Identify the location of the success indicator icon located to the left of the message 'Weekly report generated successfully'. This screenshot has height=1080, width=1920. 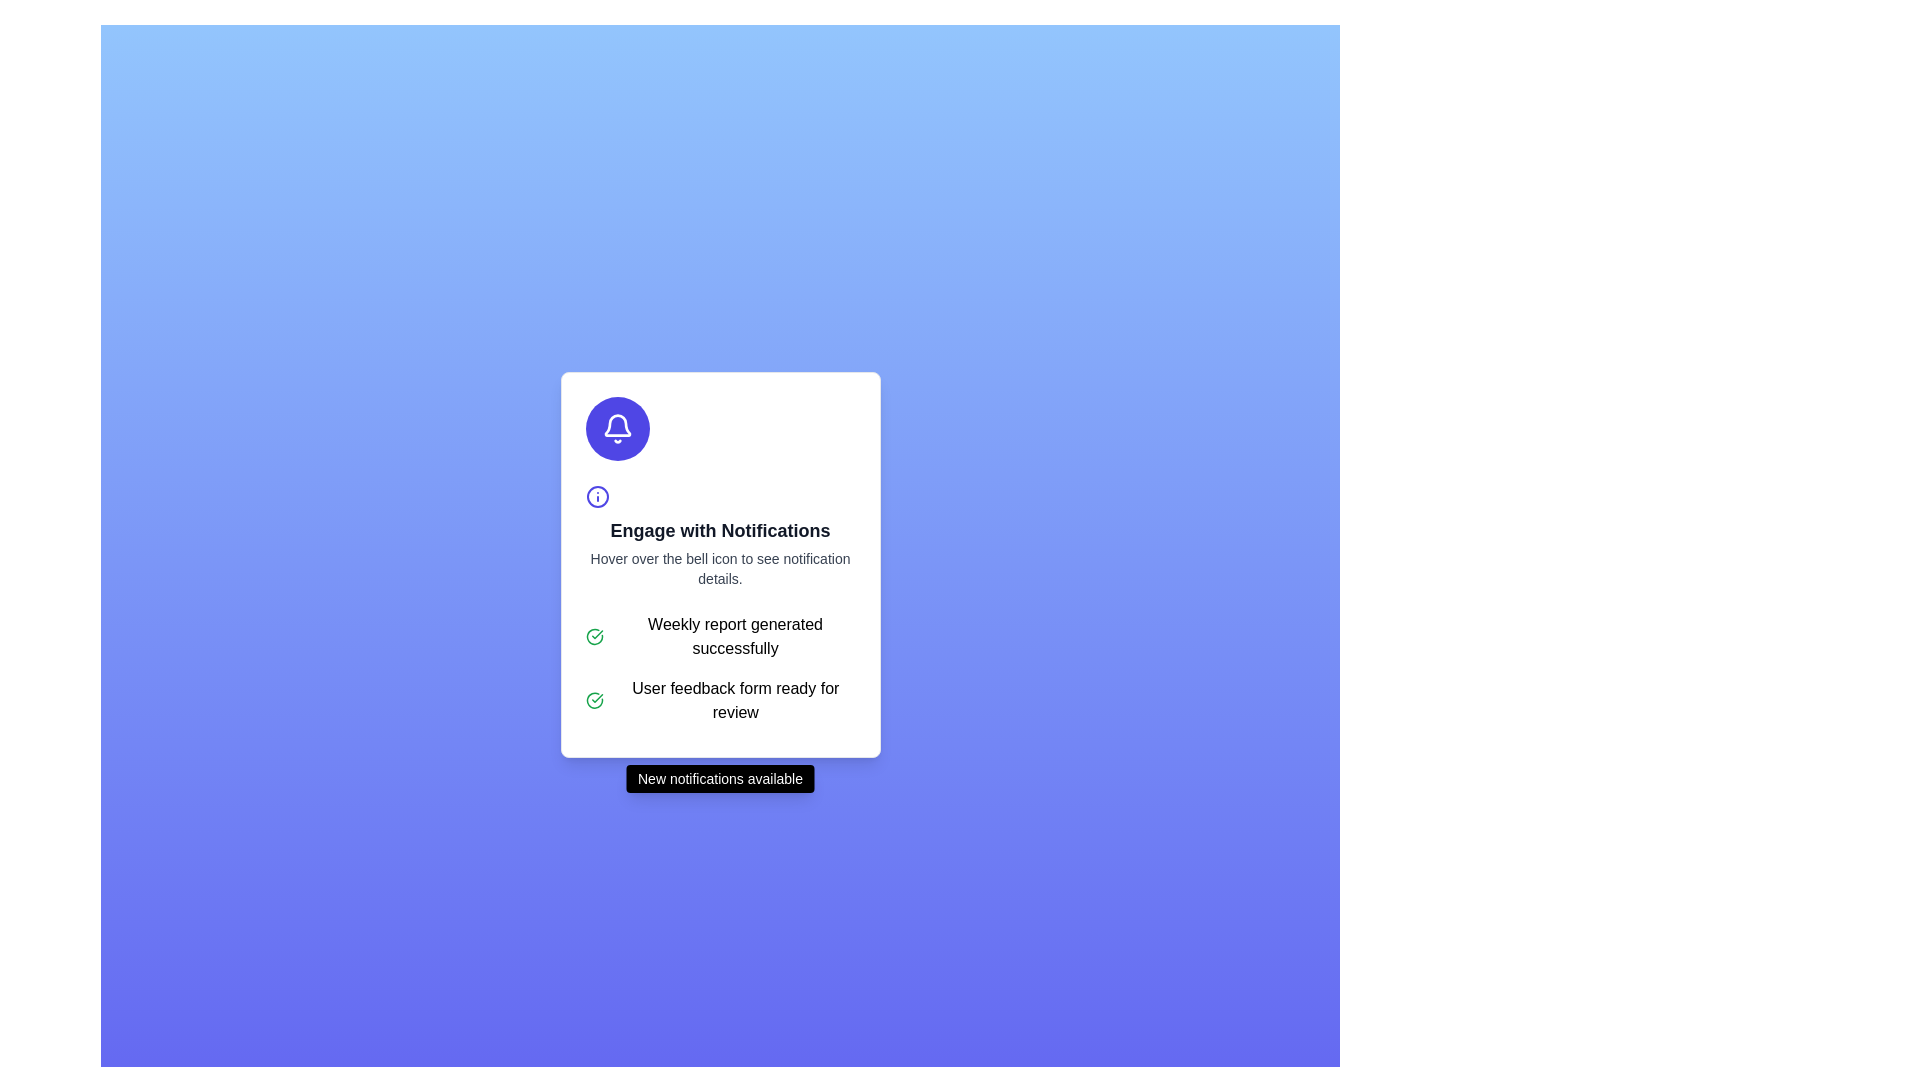
(593, 636).